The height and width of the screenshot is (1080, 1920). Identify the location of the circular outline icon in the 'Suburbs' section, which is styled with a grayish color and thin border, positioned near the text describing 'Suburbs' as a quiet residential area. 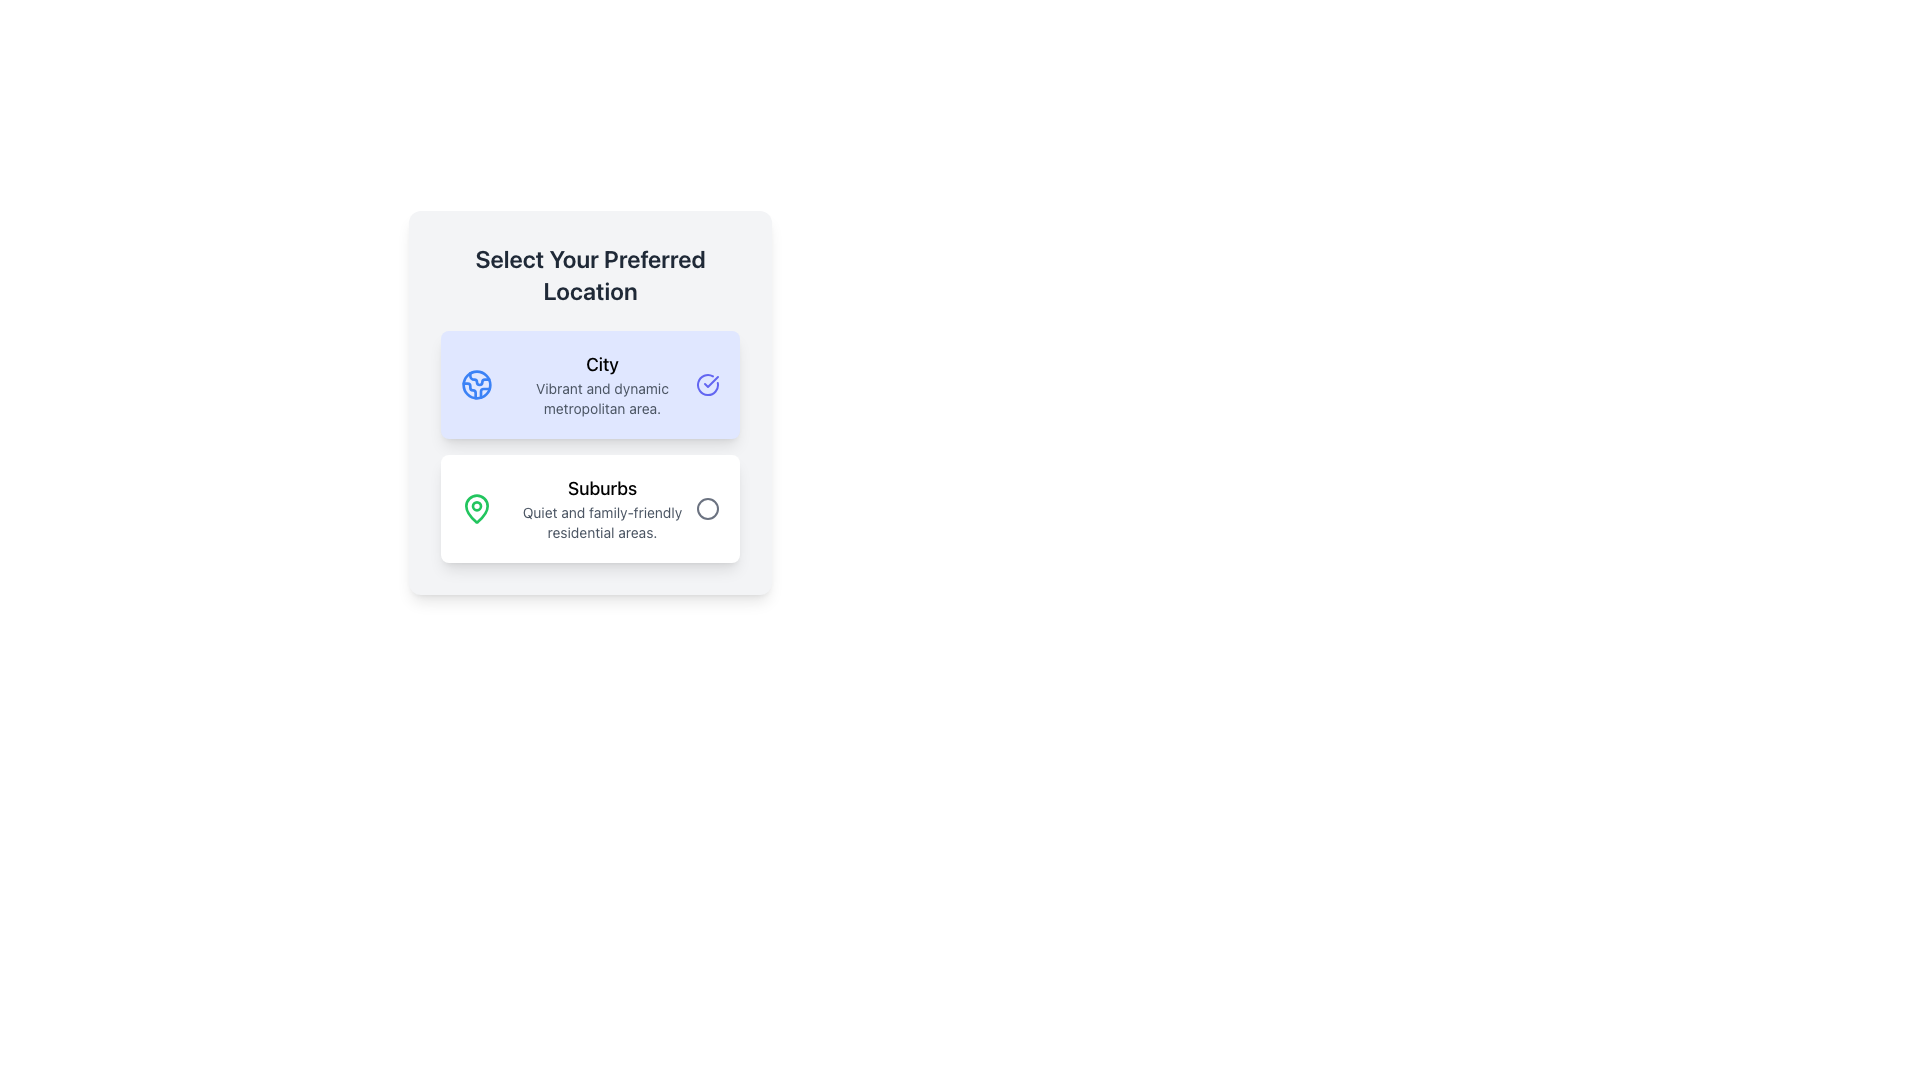
(708, 508).